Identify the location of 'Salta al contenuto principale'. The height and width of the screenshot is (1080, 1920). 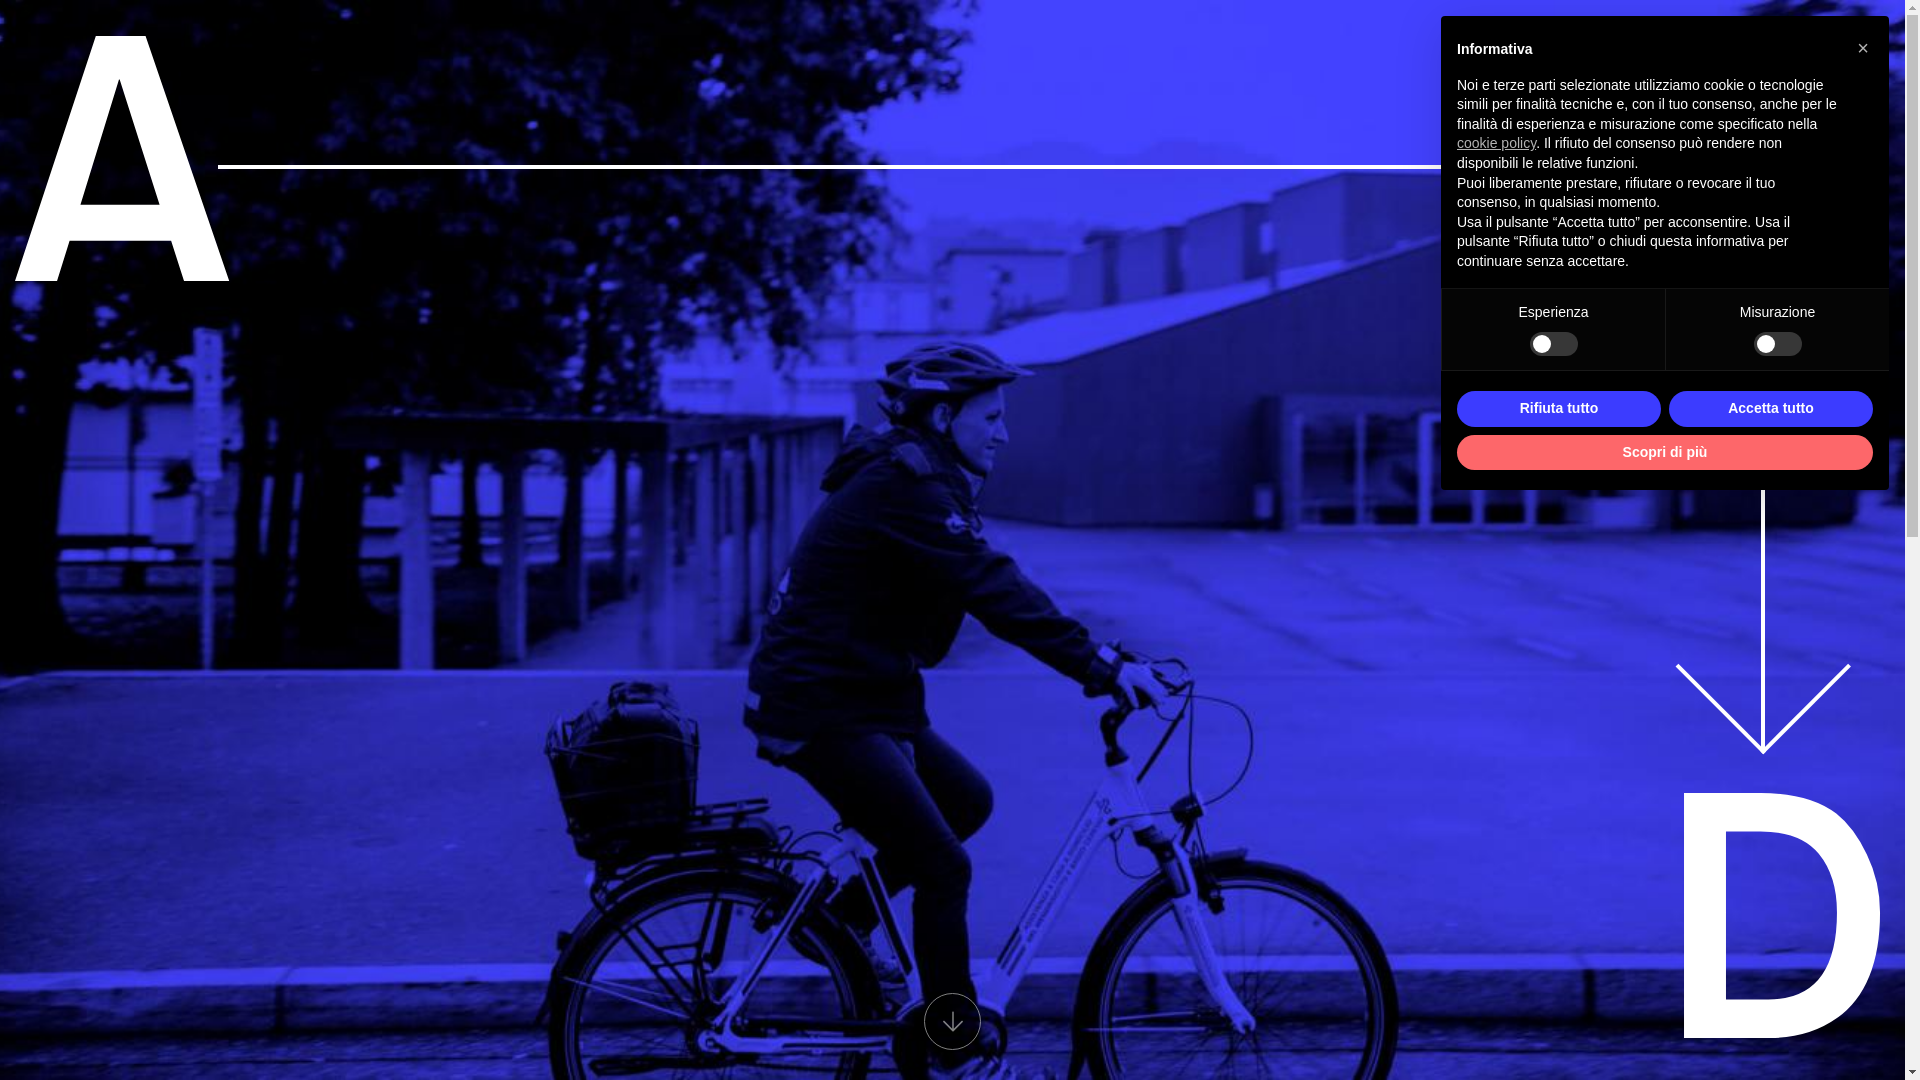
(0, 0).